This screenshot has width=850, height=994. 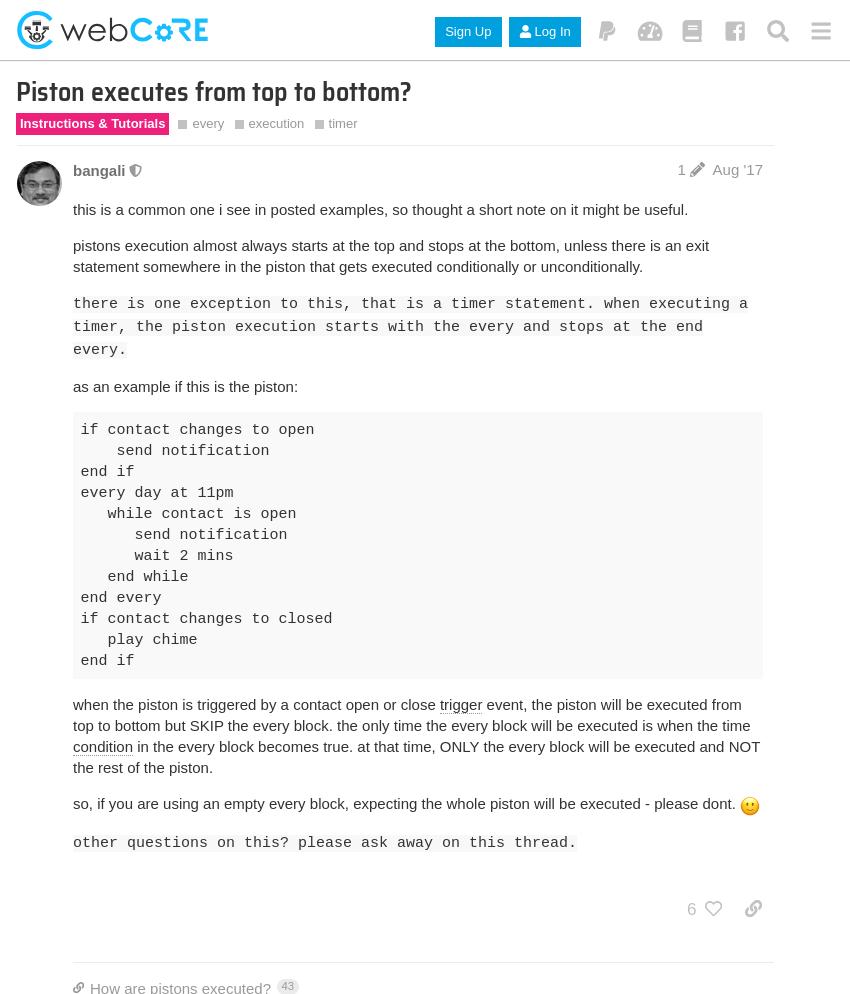 I want to click on 'other questions on this? please ask away on this thread.', so click(x=73, y=841).